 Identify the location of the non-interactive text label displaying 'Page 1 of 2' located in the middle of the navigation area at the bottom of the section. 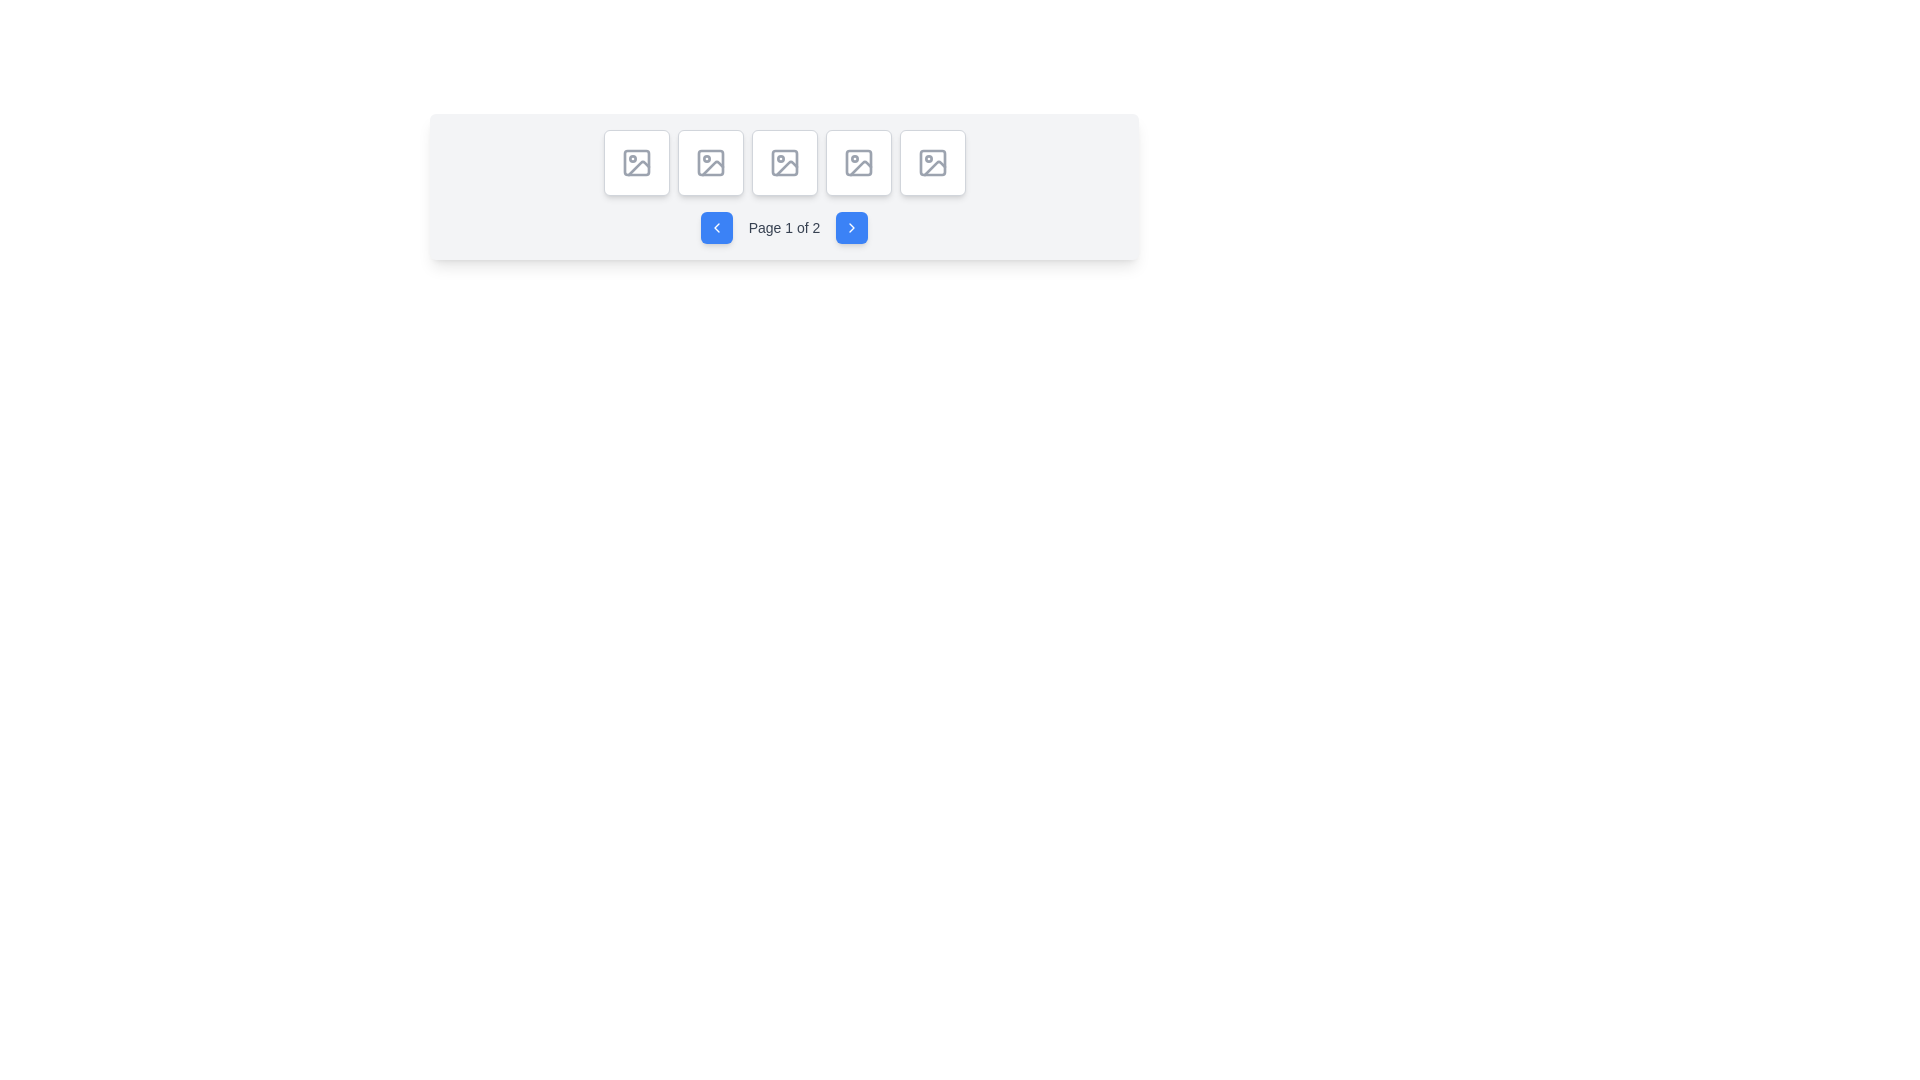
(783, 226).